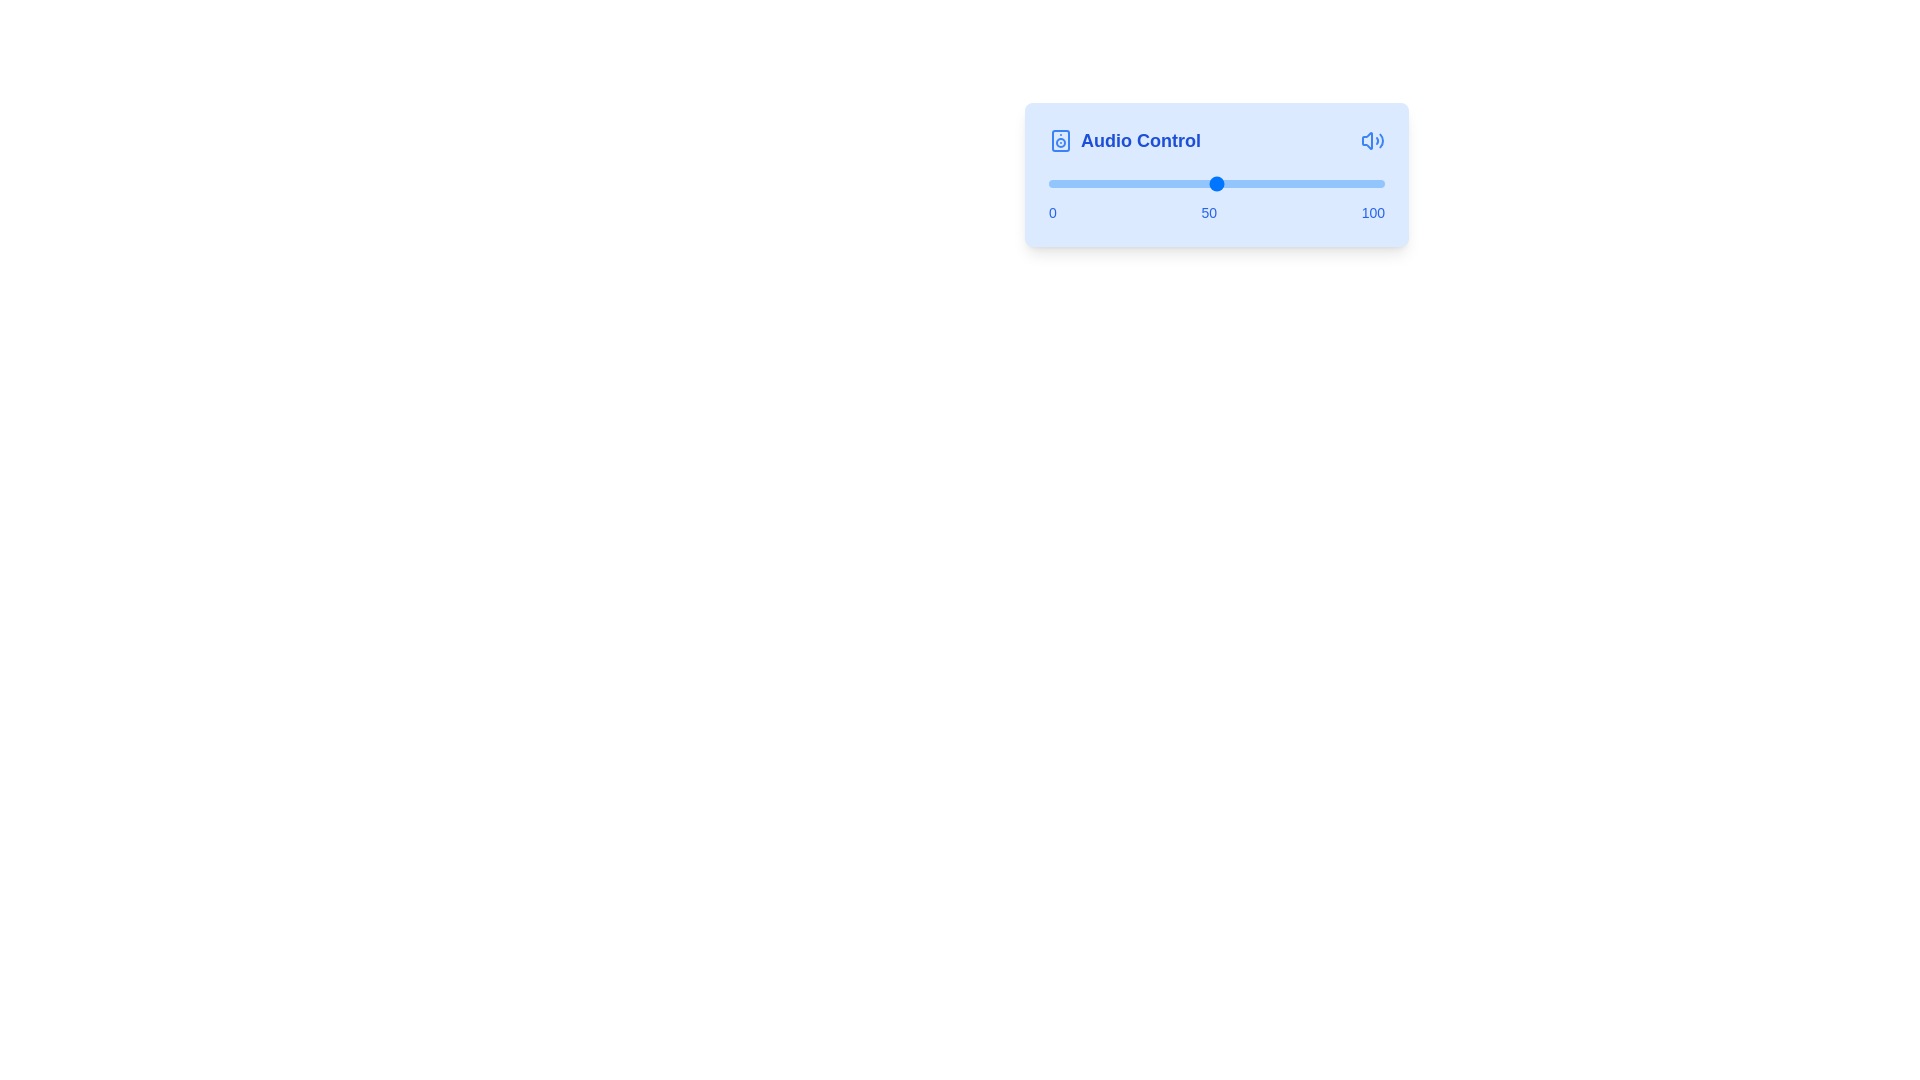  Describe the element at coordinates (1216, 212) in the screenshot. I see `the text label displaying volume levels ('0', '50', '100') in blue font, located beneath the slider control in the 'Audio Control' UI component` at that location.